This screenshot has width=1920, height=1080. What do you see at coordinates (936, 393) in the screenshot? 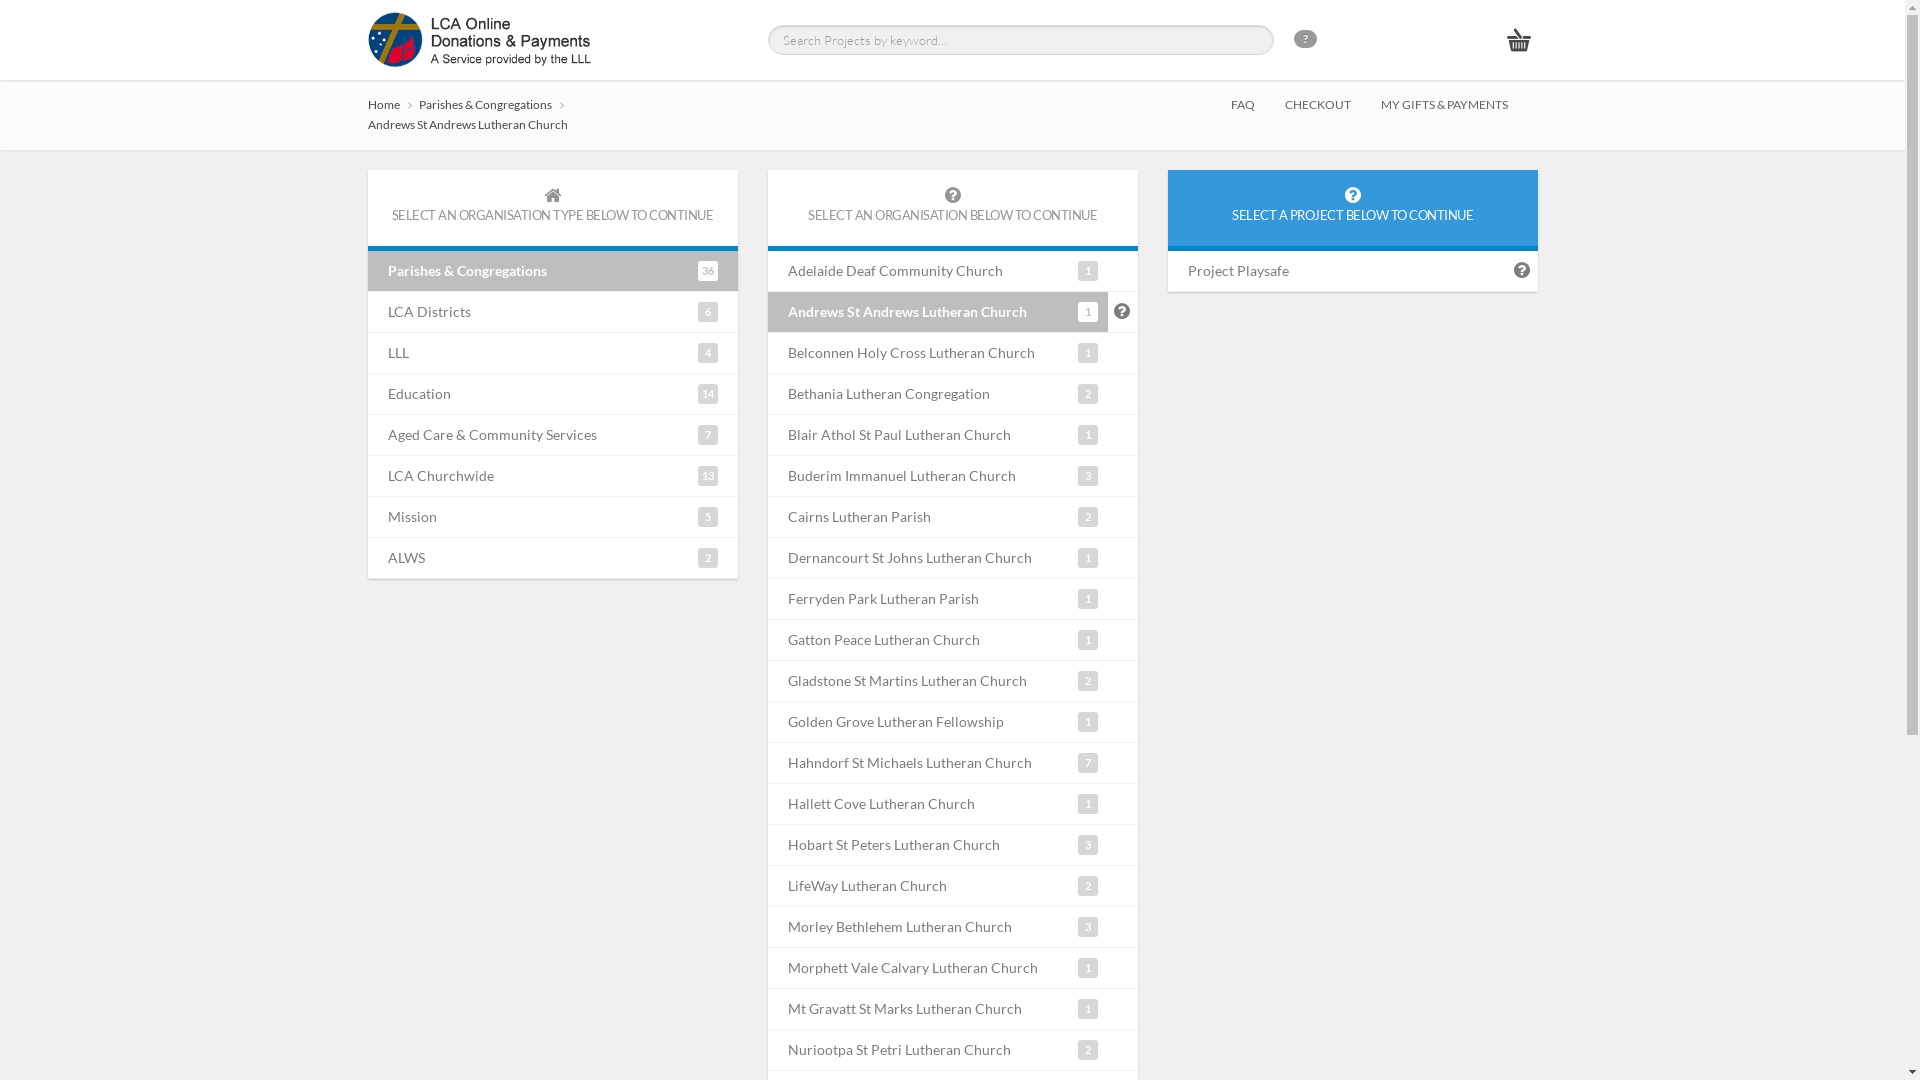
I see `'2` at bounding box center [936, 393].